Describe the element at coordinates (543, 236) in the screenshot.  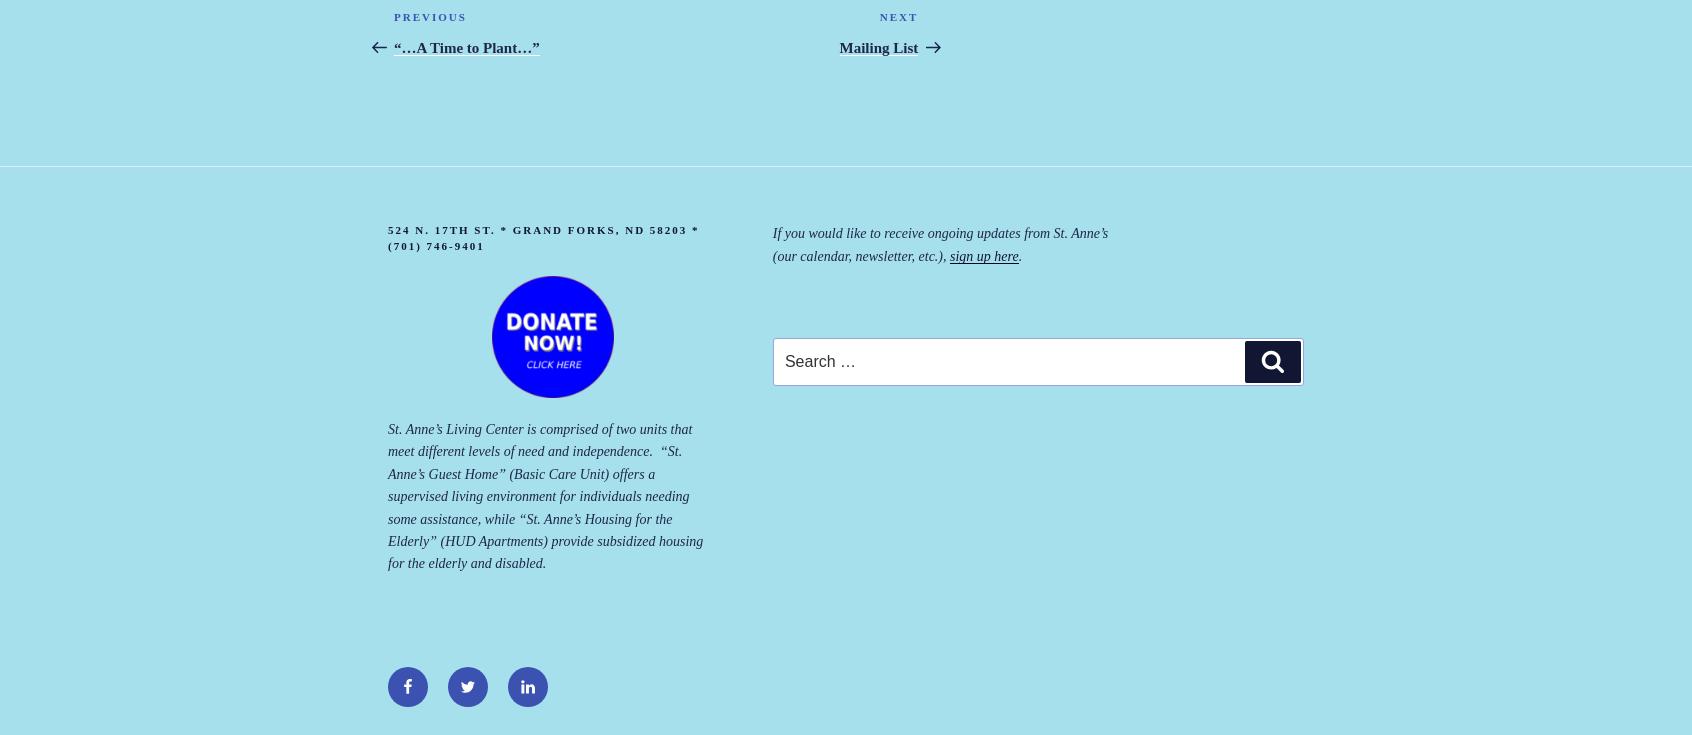
I see `'524 N. 17th St. * Grand Forks, ND 58203 * (701) 746-9401'` at that location.